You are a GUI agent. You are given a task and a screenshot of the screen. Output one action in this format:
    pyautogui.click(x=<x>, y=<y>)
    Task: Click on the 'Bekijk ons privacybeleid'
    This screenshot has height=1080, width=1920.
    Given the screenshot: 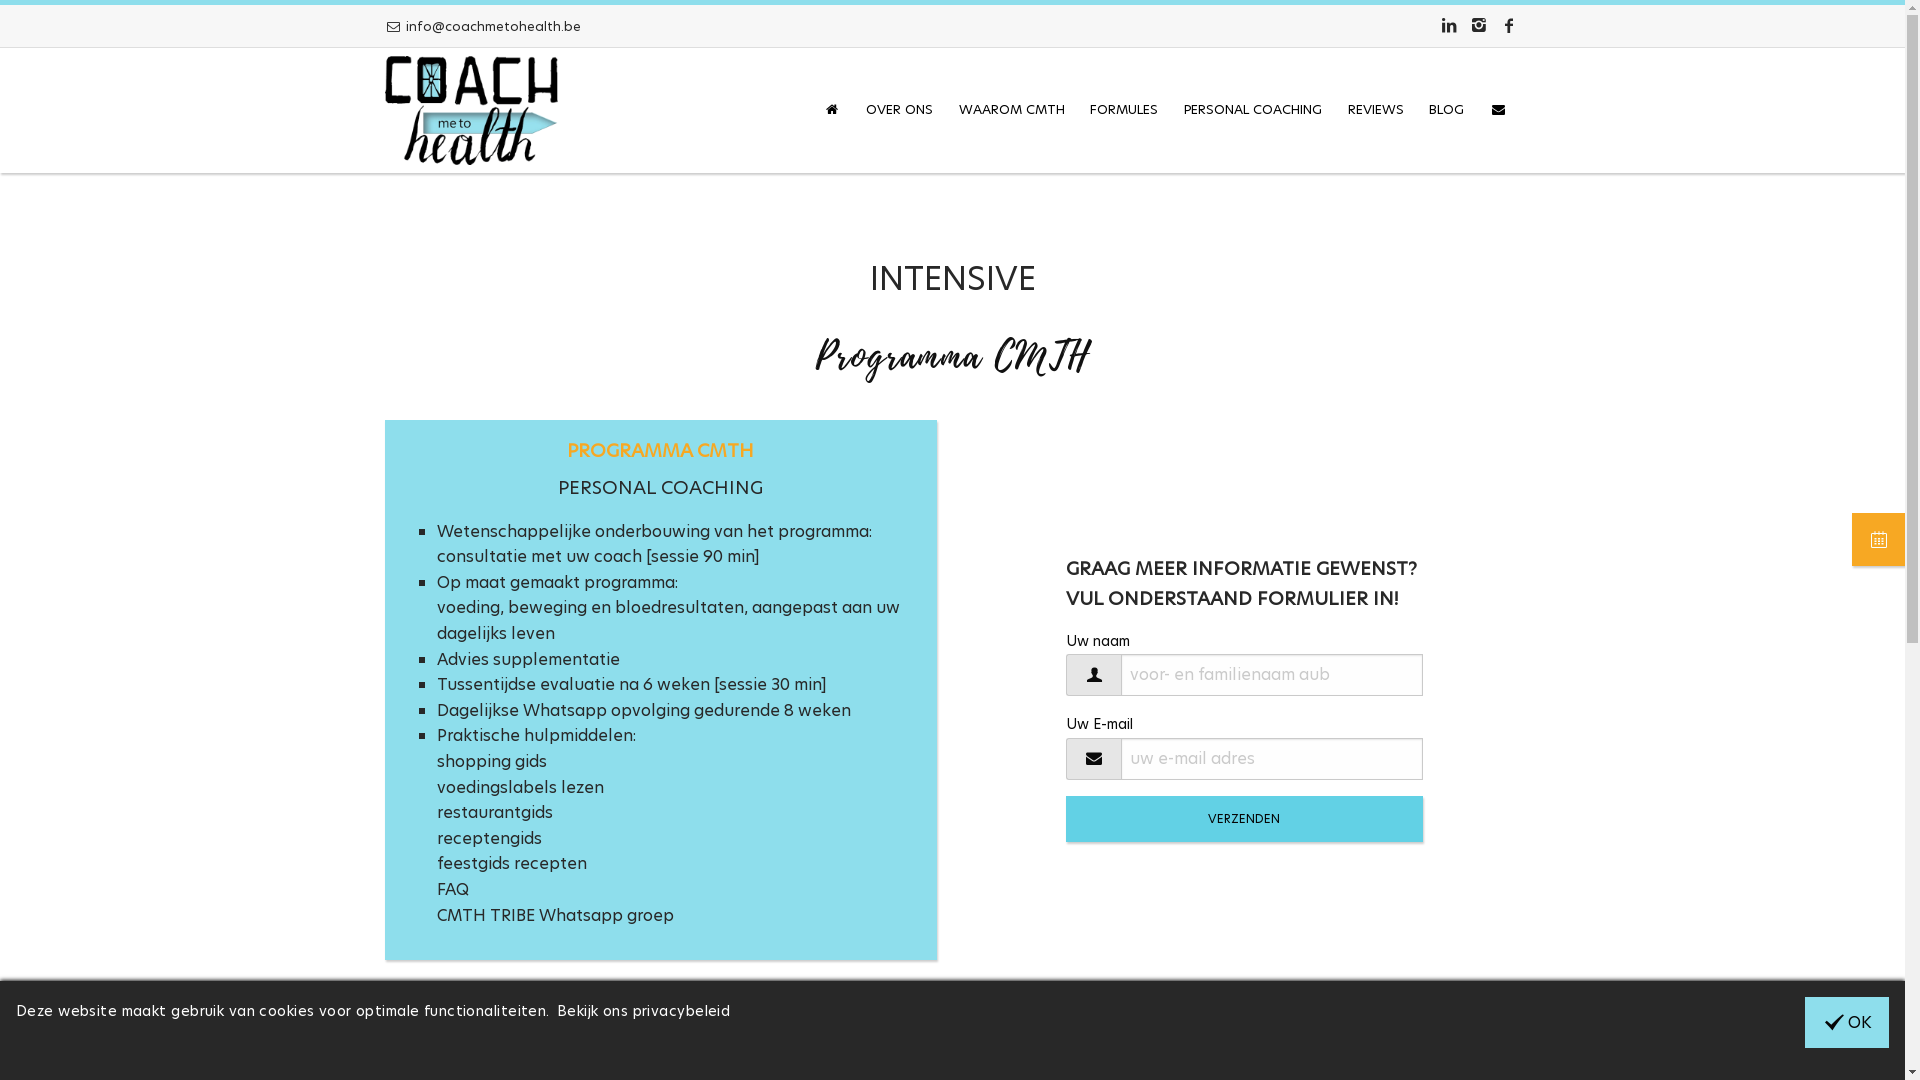 What is the action you would take?
    pyautogui.click(x=643, y=1010)
    